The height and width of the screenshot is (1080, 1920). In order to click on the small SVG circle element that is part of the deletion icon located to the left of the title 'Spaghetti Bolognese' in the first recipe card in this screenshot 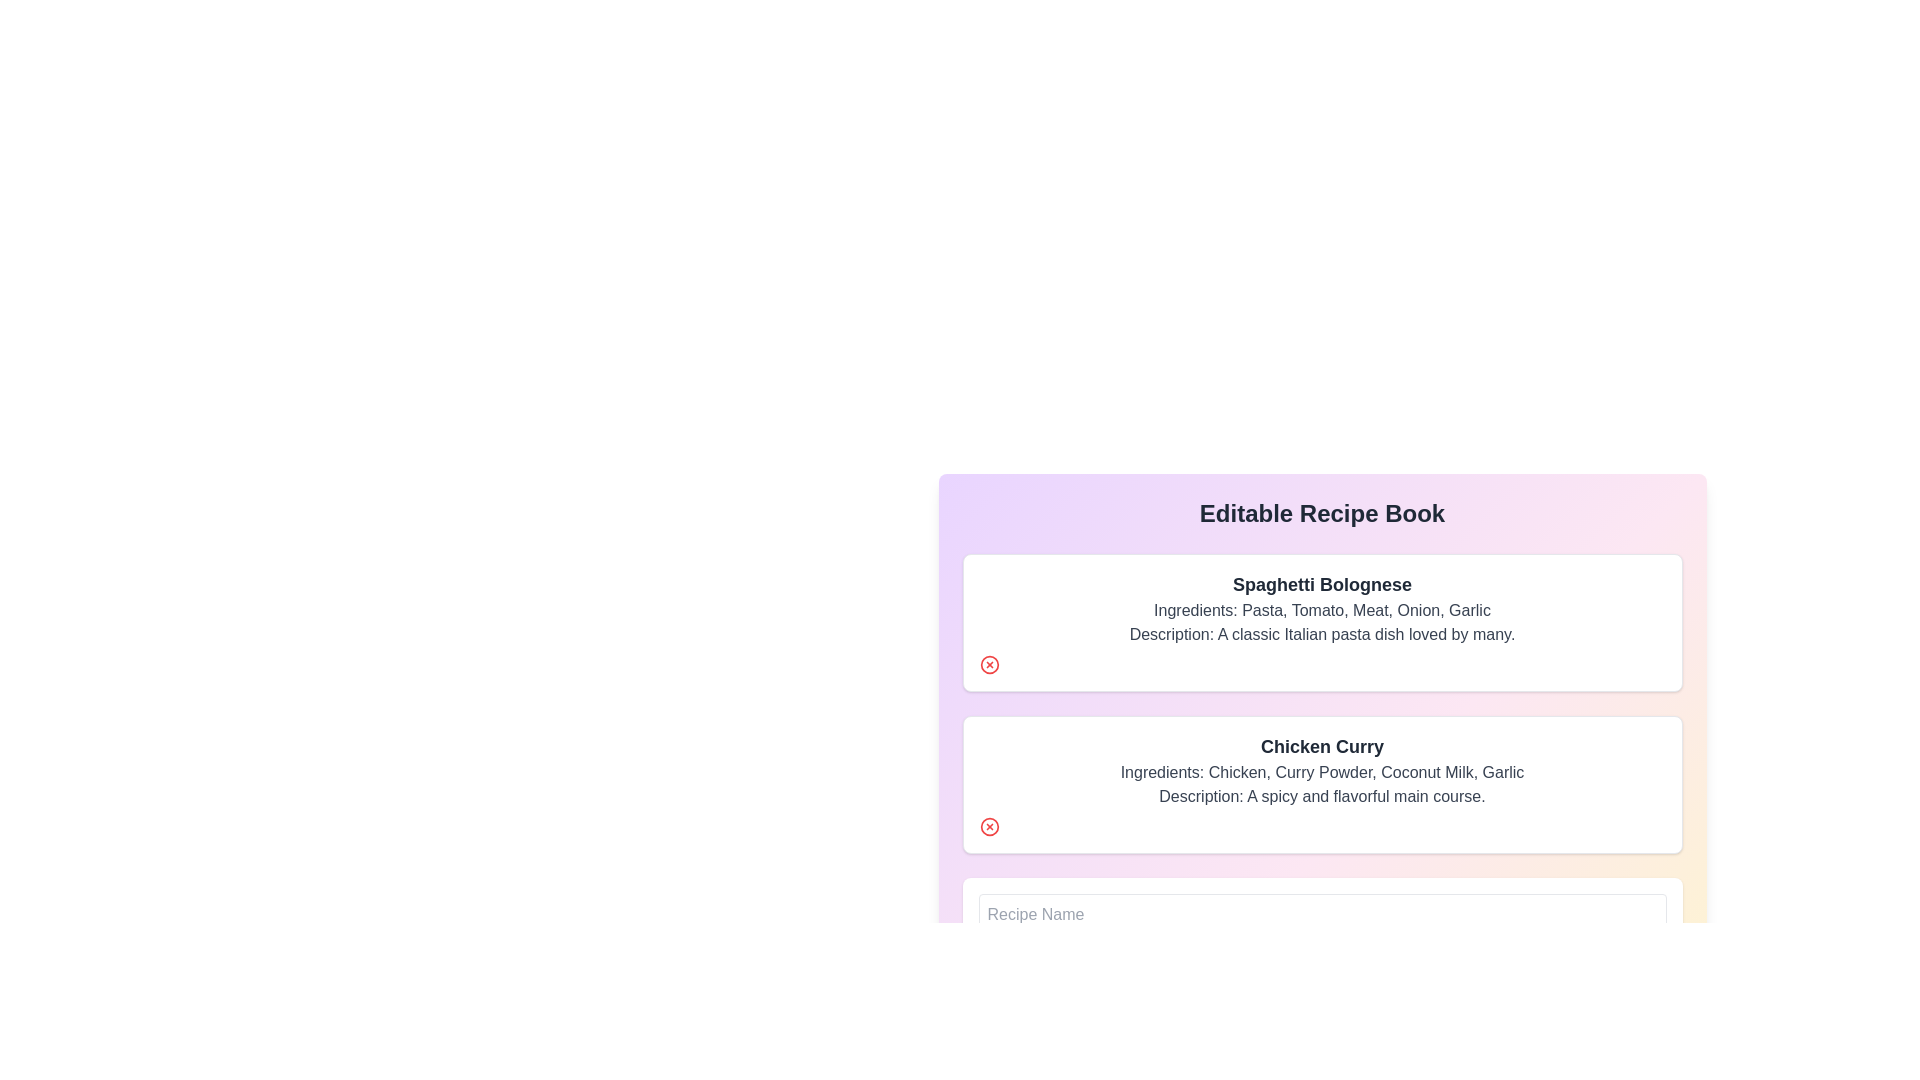, I will do `click(989, 826)`.